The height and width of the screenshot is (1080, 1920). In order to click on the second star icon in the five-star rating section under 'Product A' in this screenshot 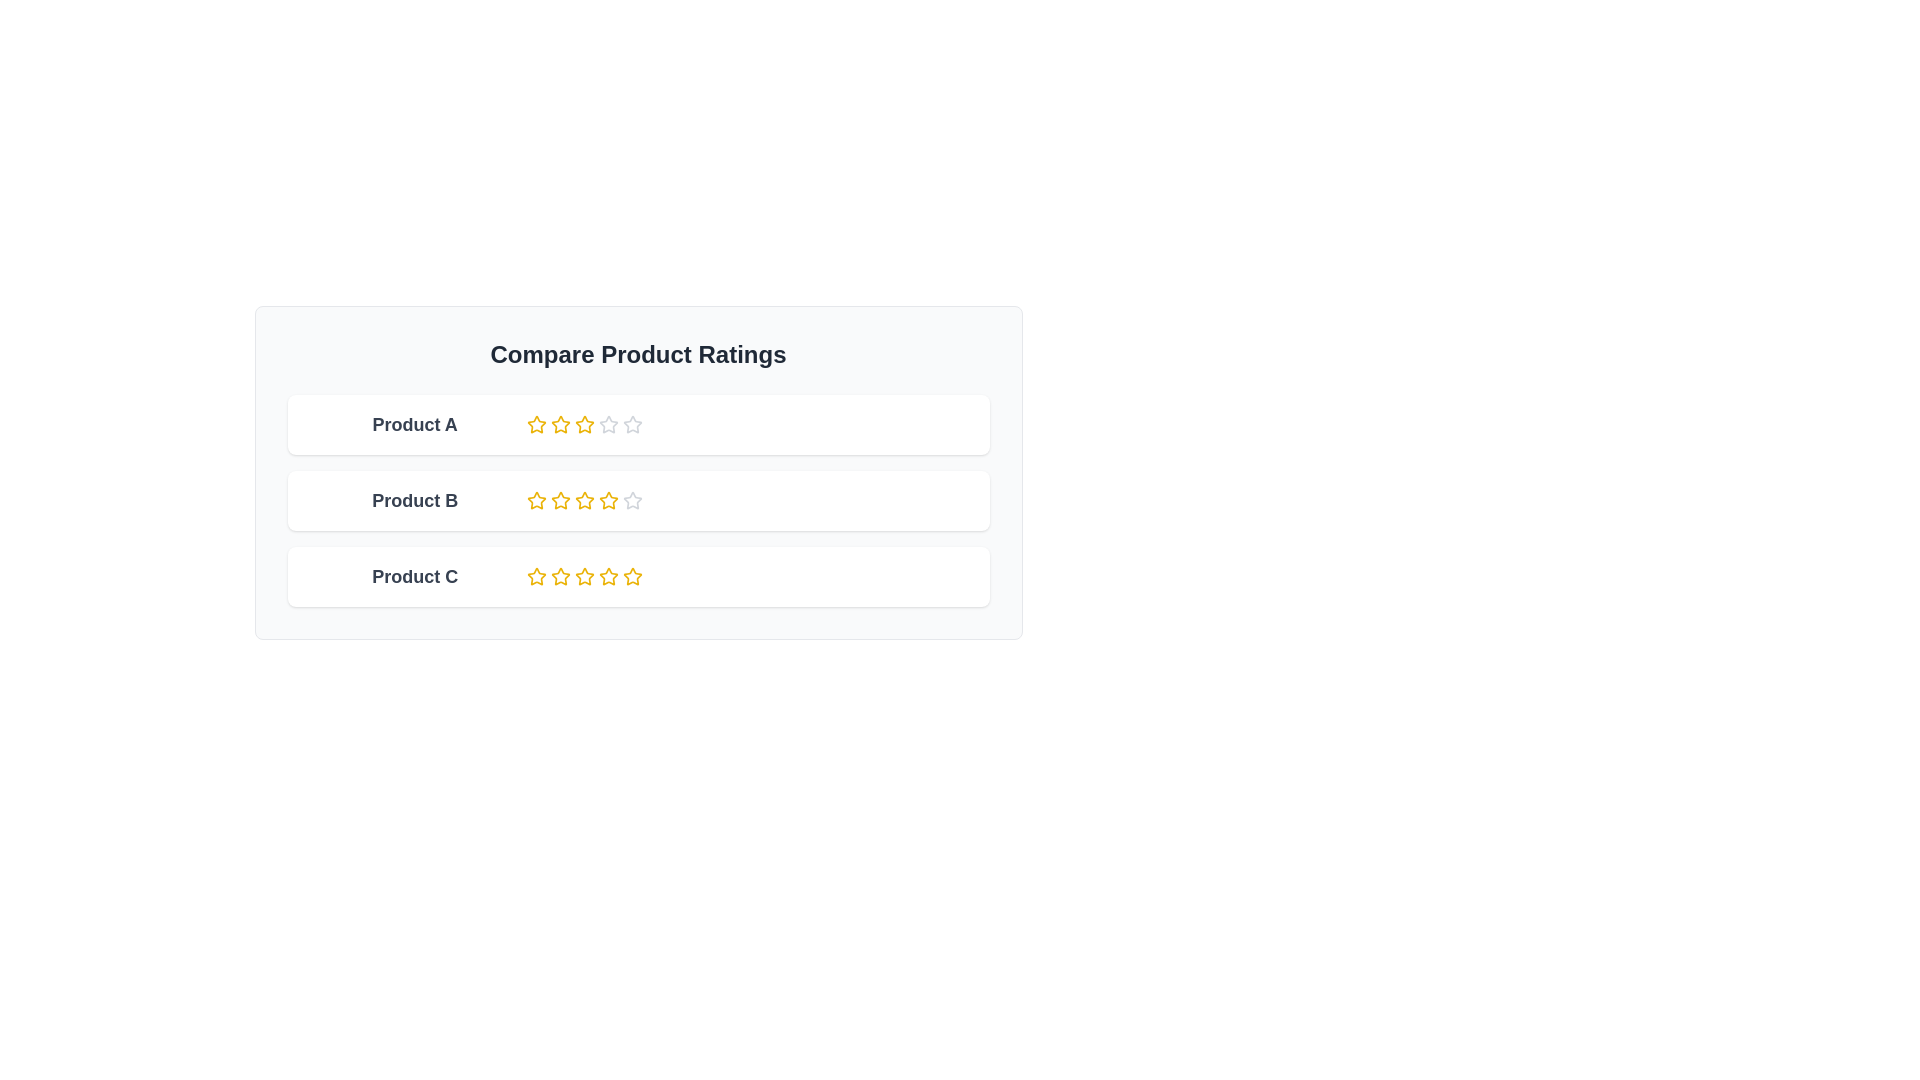, I will do `click(536, 423)`.